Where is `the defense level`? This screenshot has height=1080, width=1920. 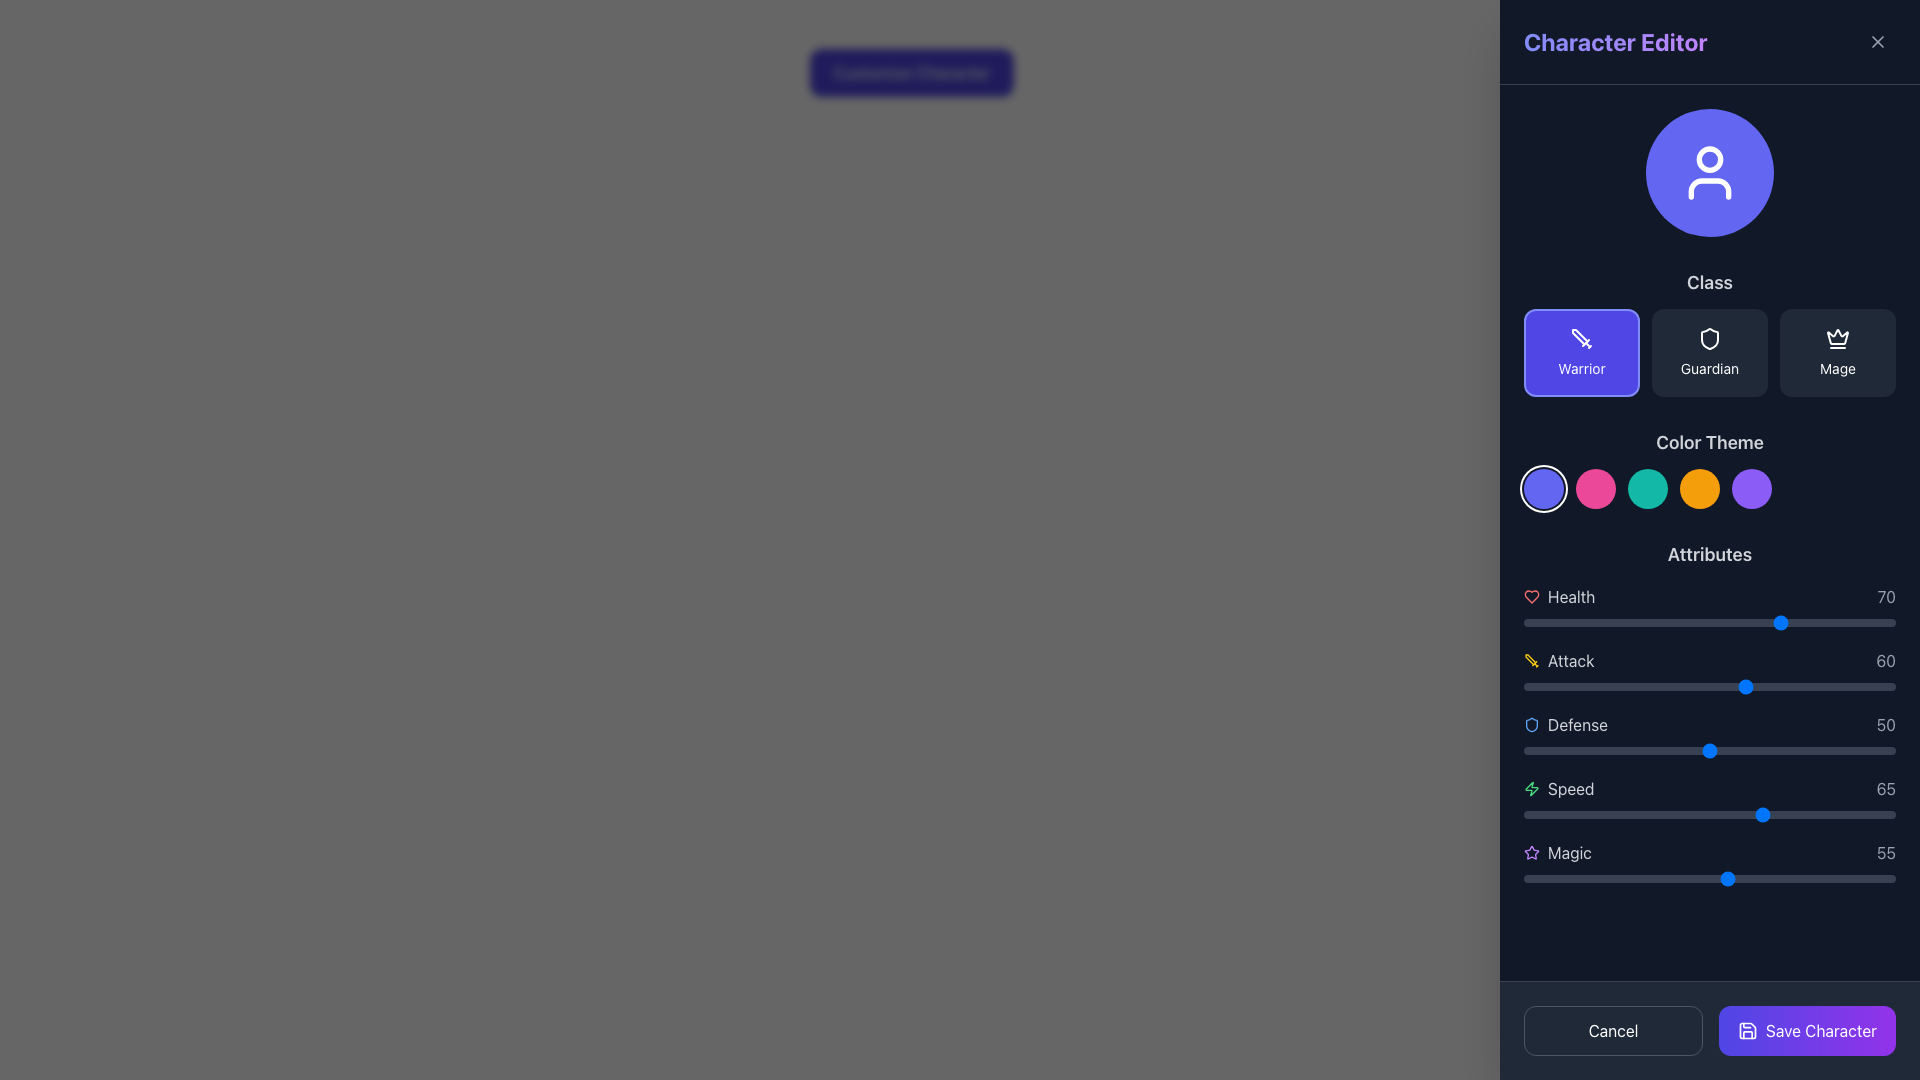
the defense level is located at coordinates (1617, 751).